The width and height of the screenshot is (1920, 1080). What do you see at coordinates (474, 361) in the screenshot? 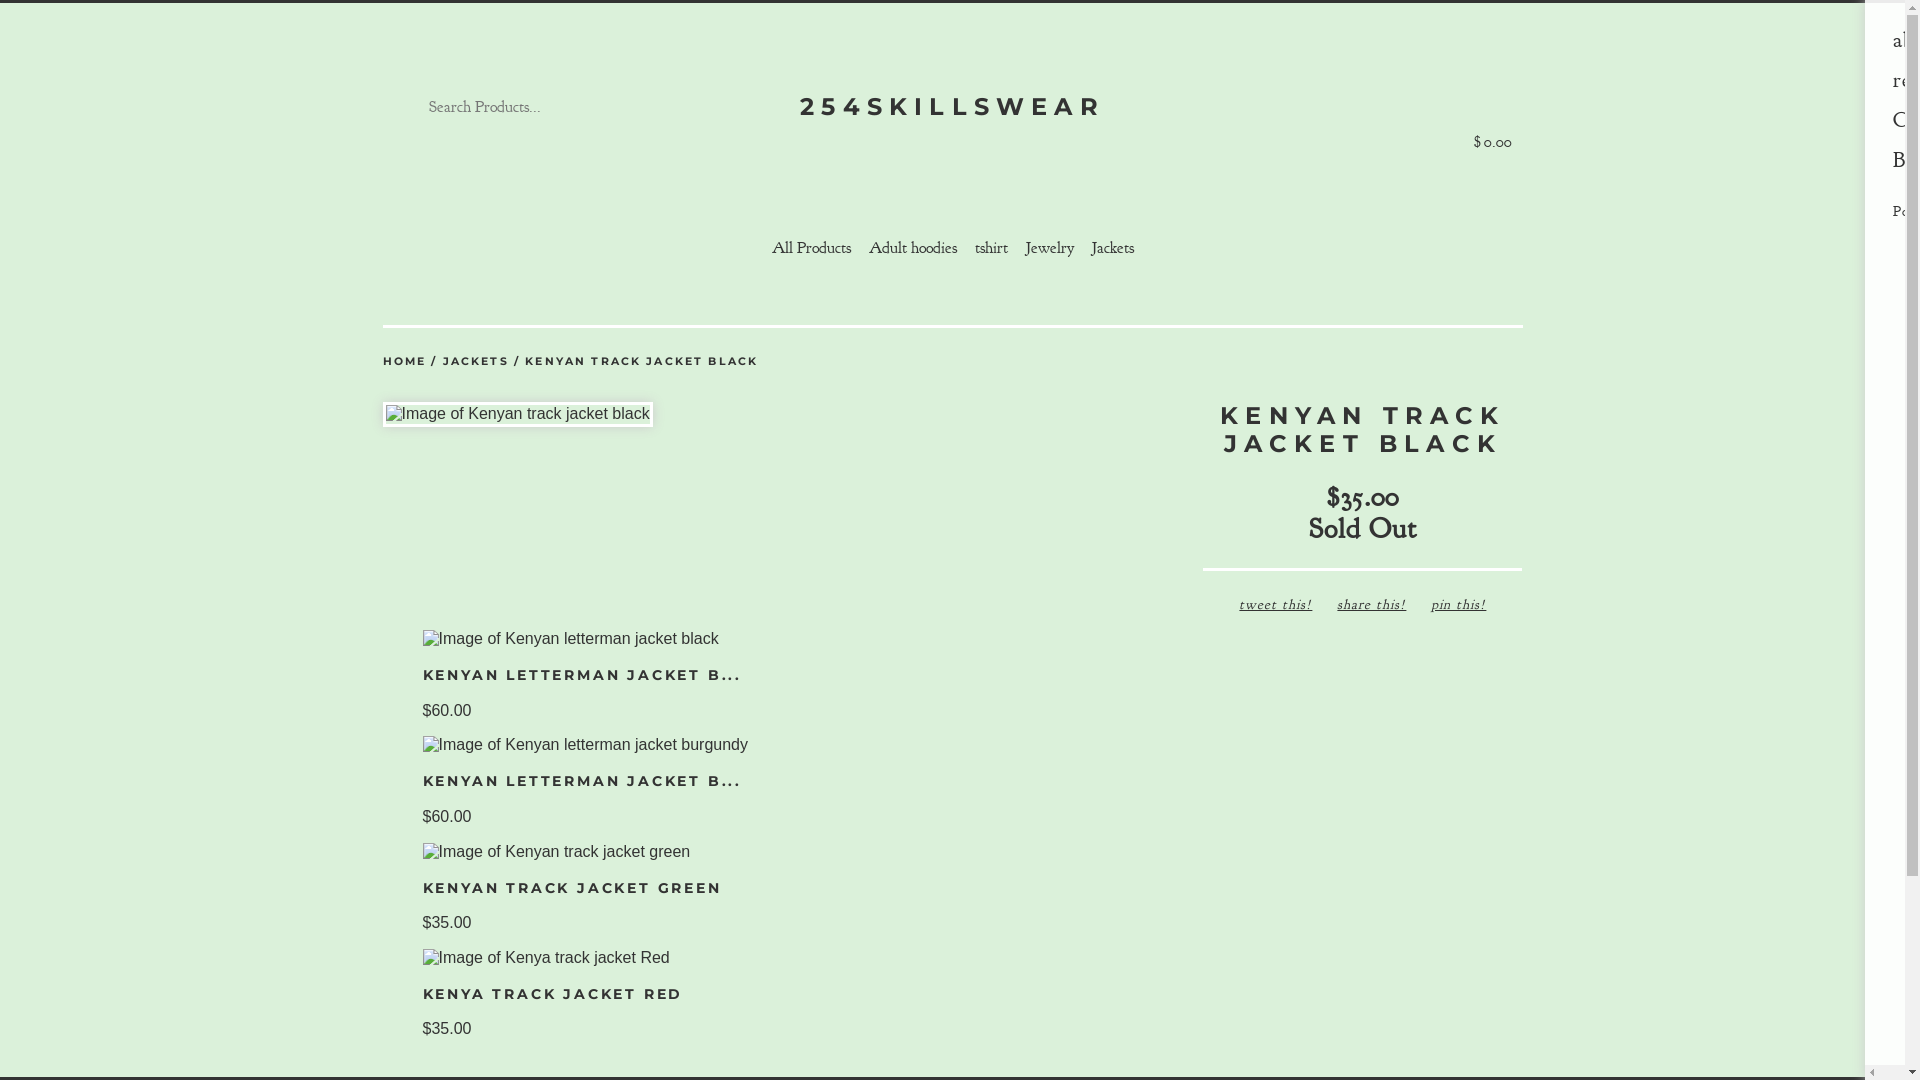
I see `'JACKETS'` at bounding box center [474, 361].